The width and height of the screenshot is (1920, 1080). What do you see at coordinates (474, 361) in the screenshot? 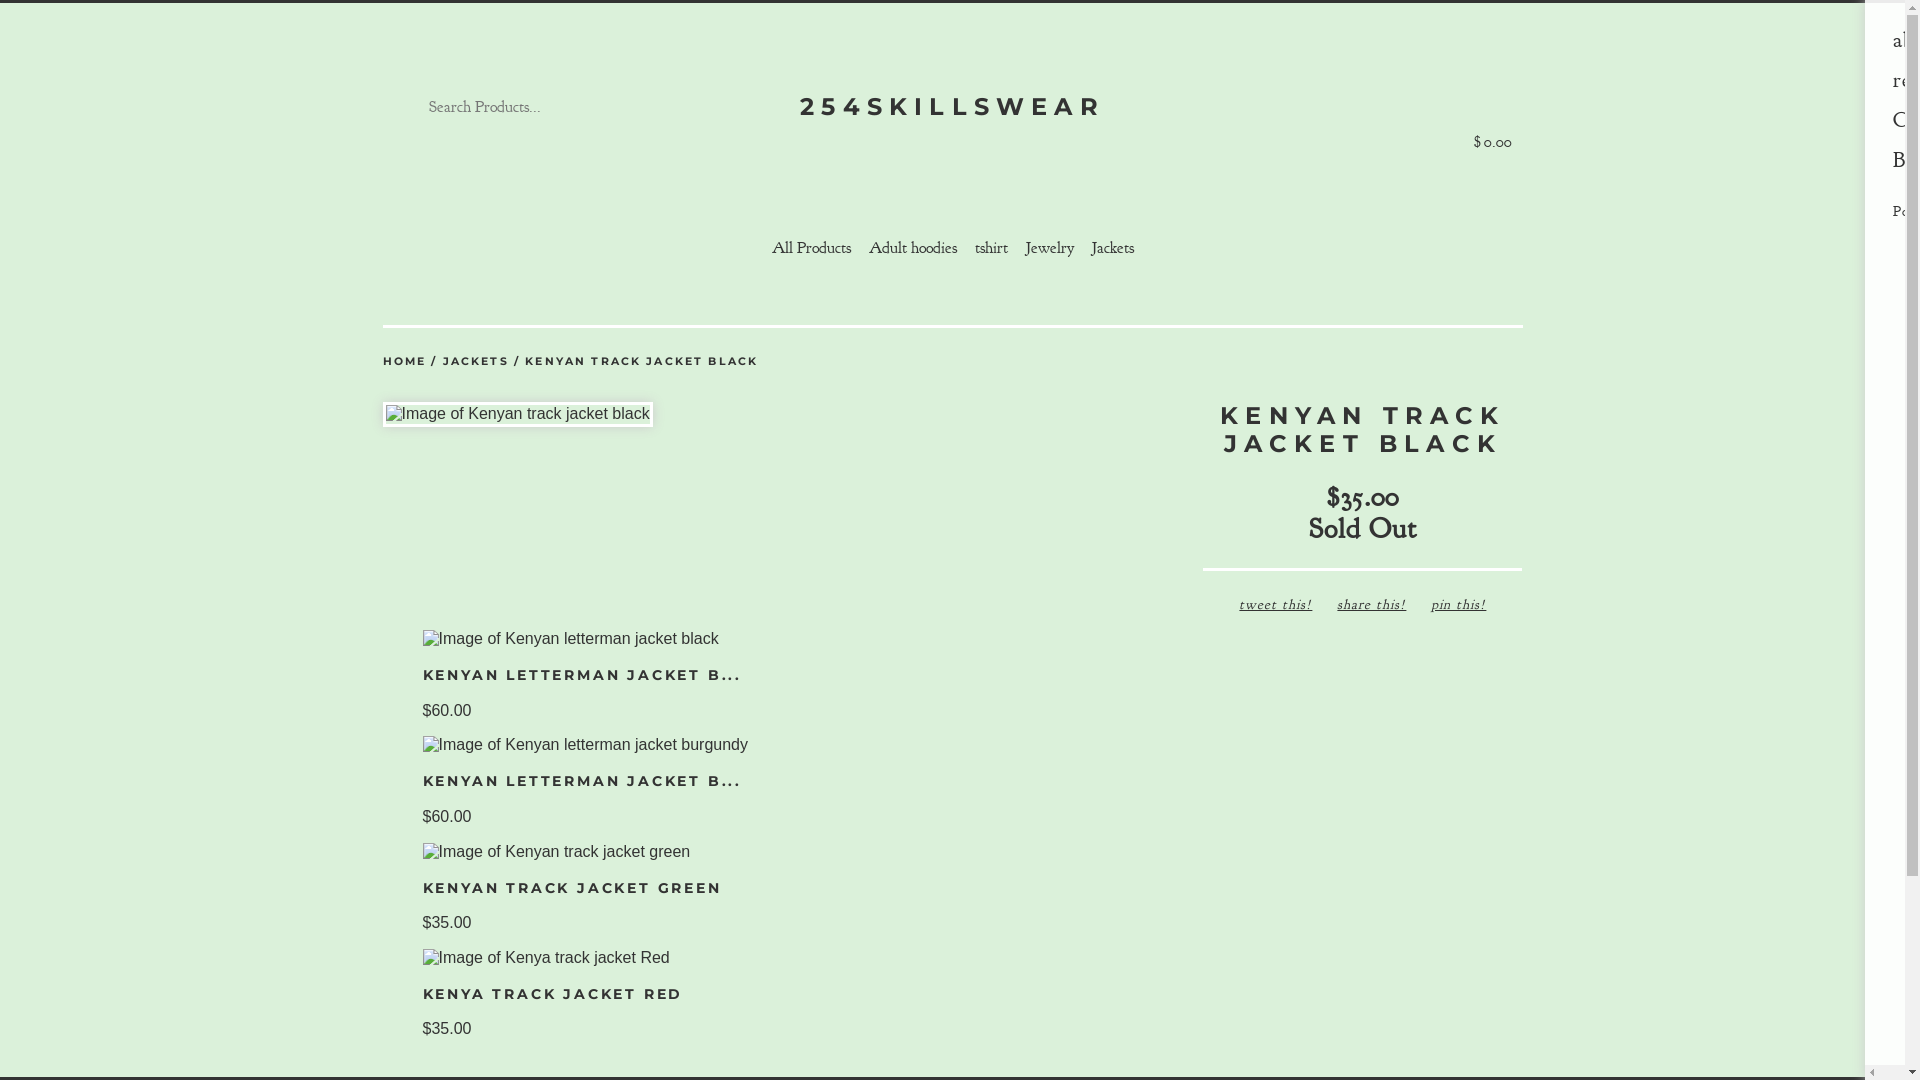
I see `'JACKETS'` at bounding box center [474, 361].